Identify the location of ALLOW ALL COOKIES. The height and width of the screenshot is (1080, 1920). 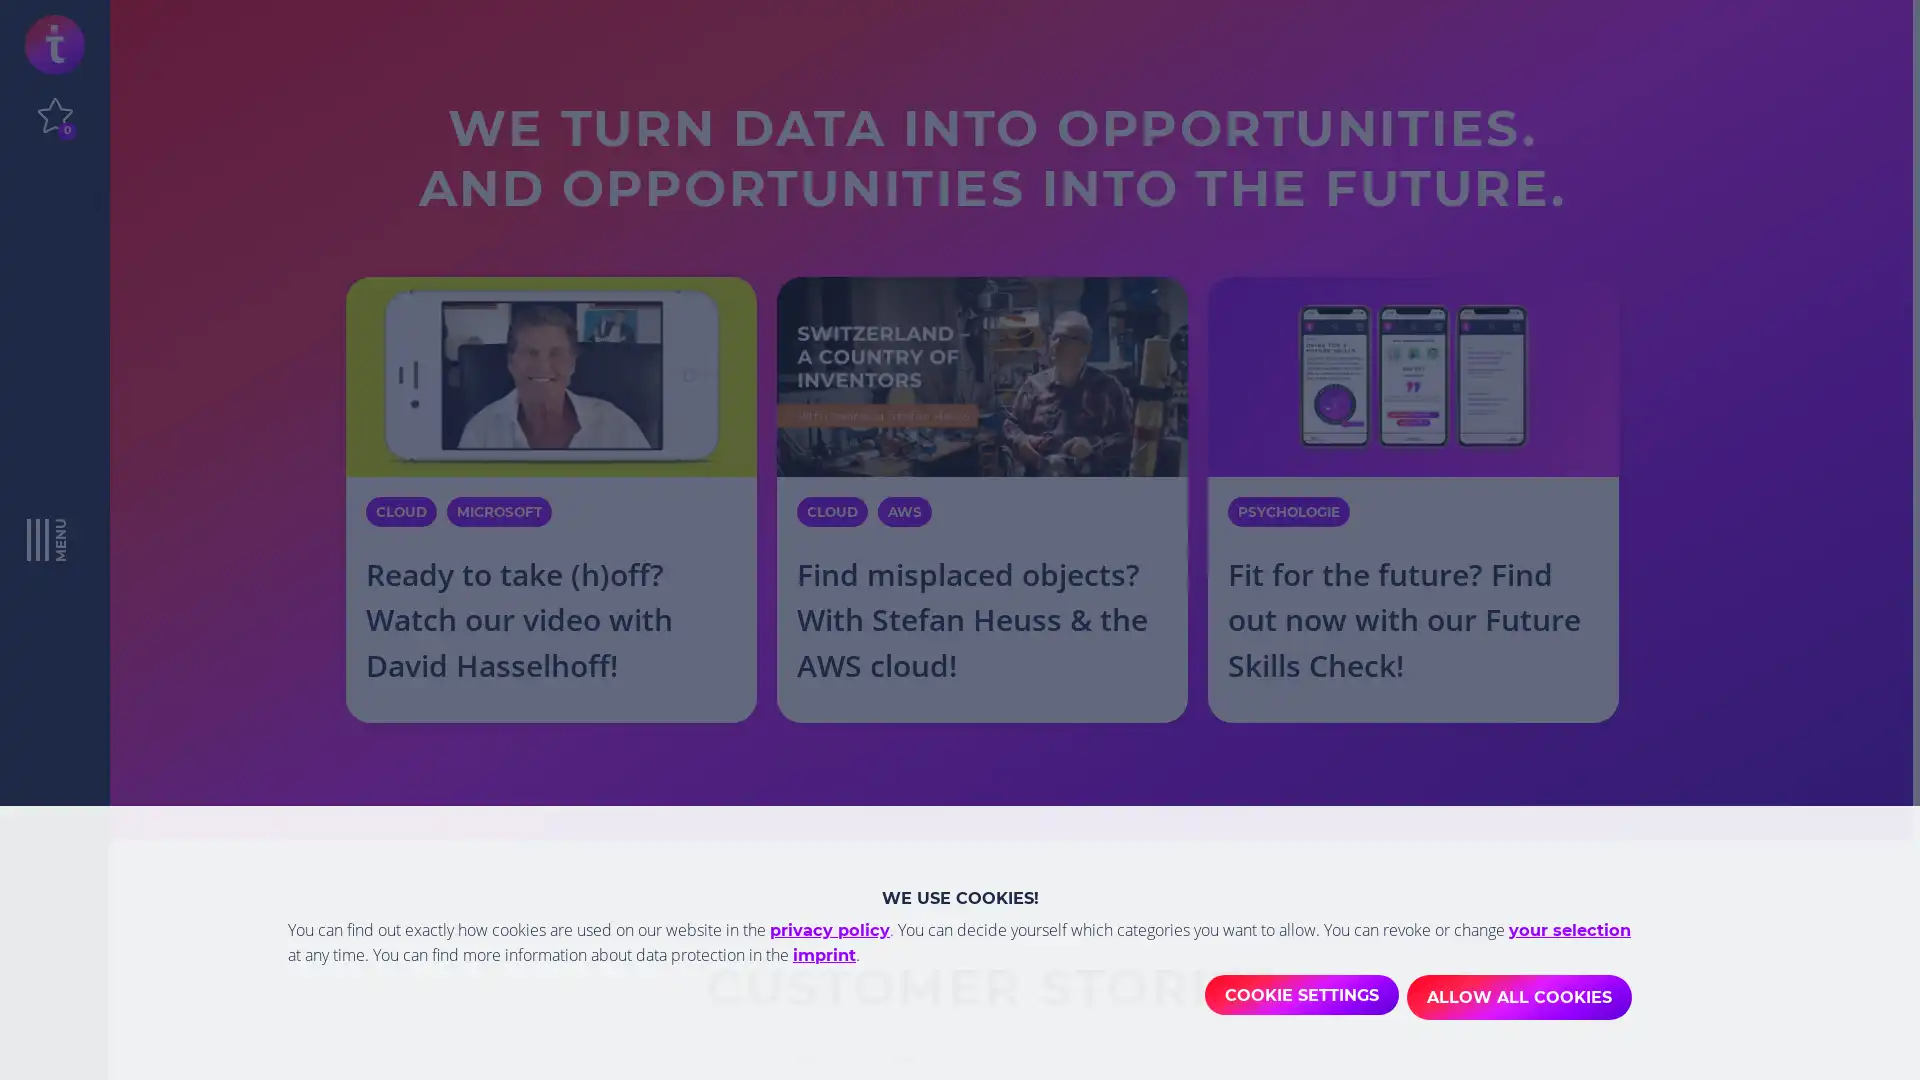
(1519, 999).